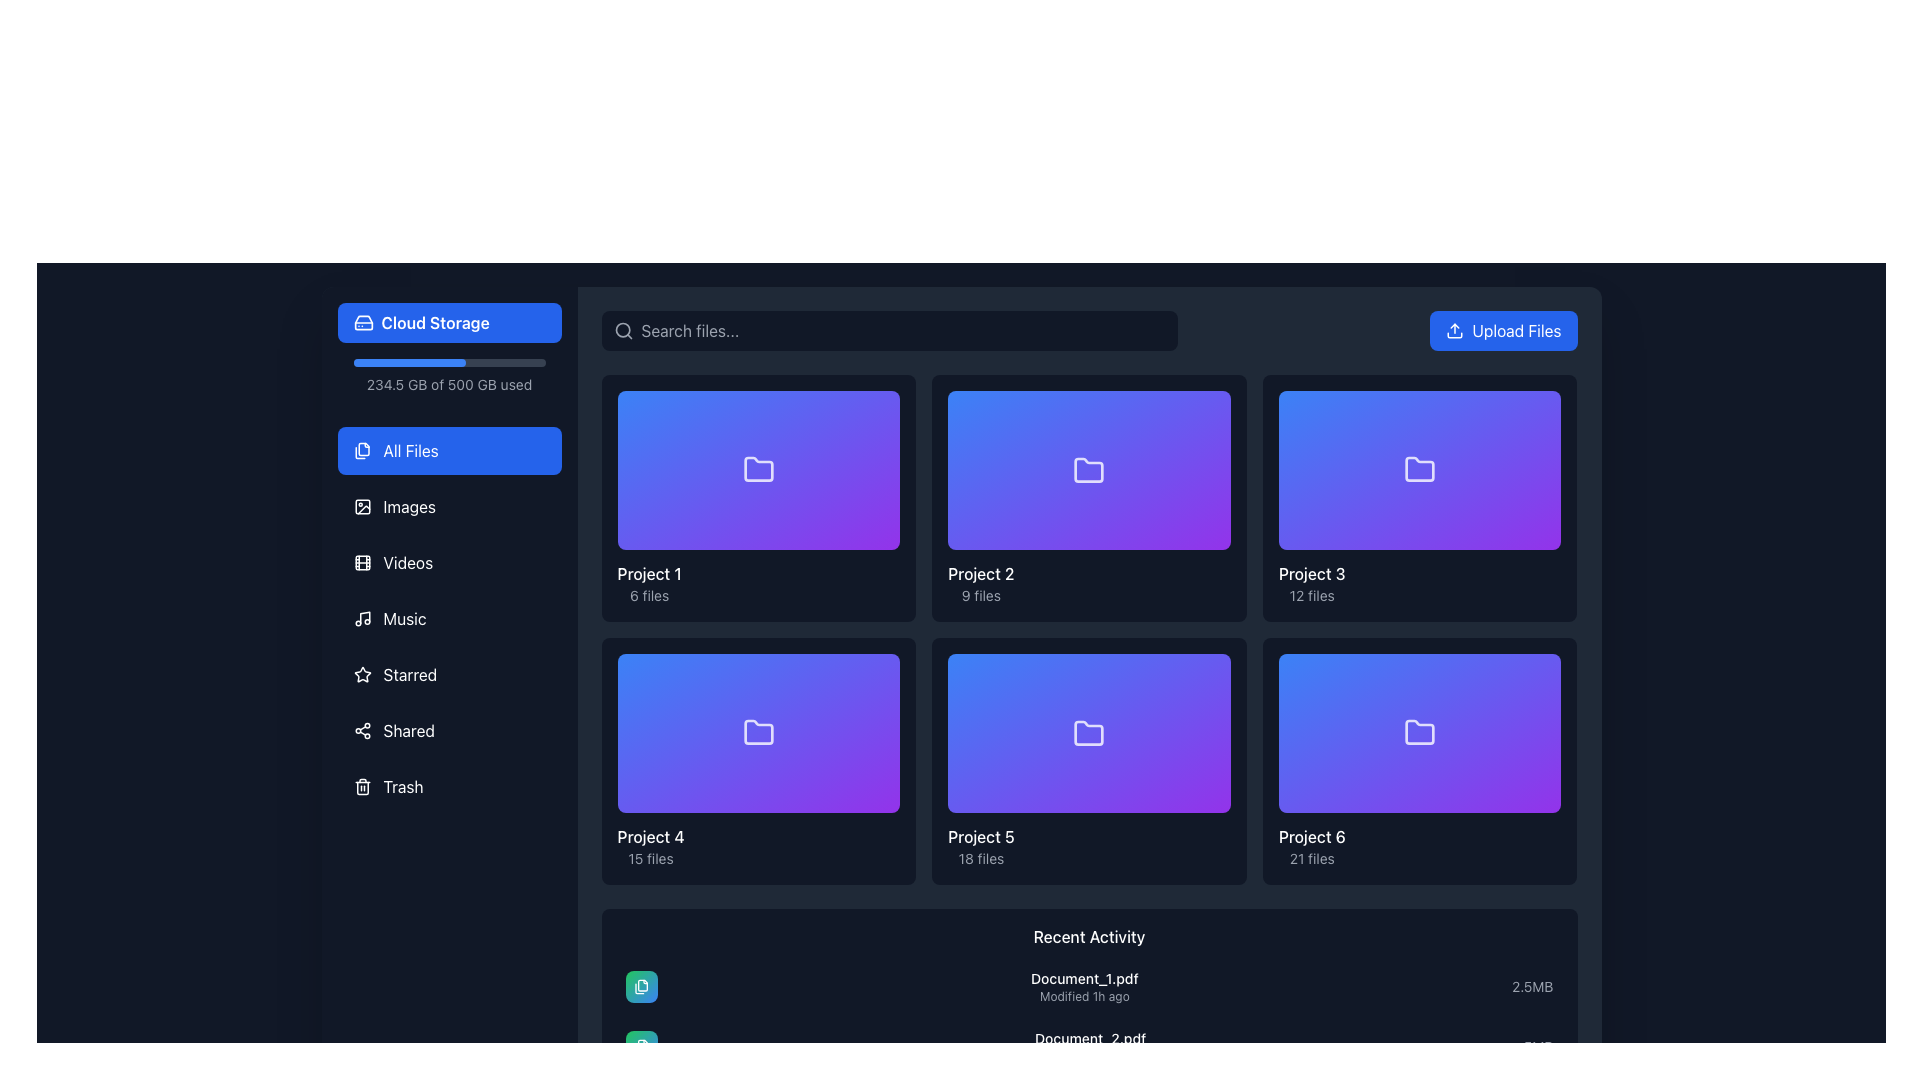 The image size is (1920, 1080). What do you see at coordinates (1083, 986) in the screenshot?
I see `the text label displaying 'Document_1.pdf' in the 'Recent Activity' section, which shows 'Modified 1h ago' as a subtext` at bounding box center [1083, 986].